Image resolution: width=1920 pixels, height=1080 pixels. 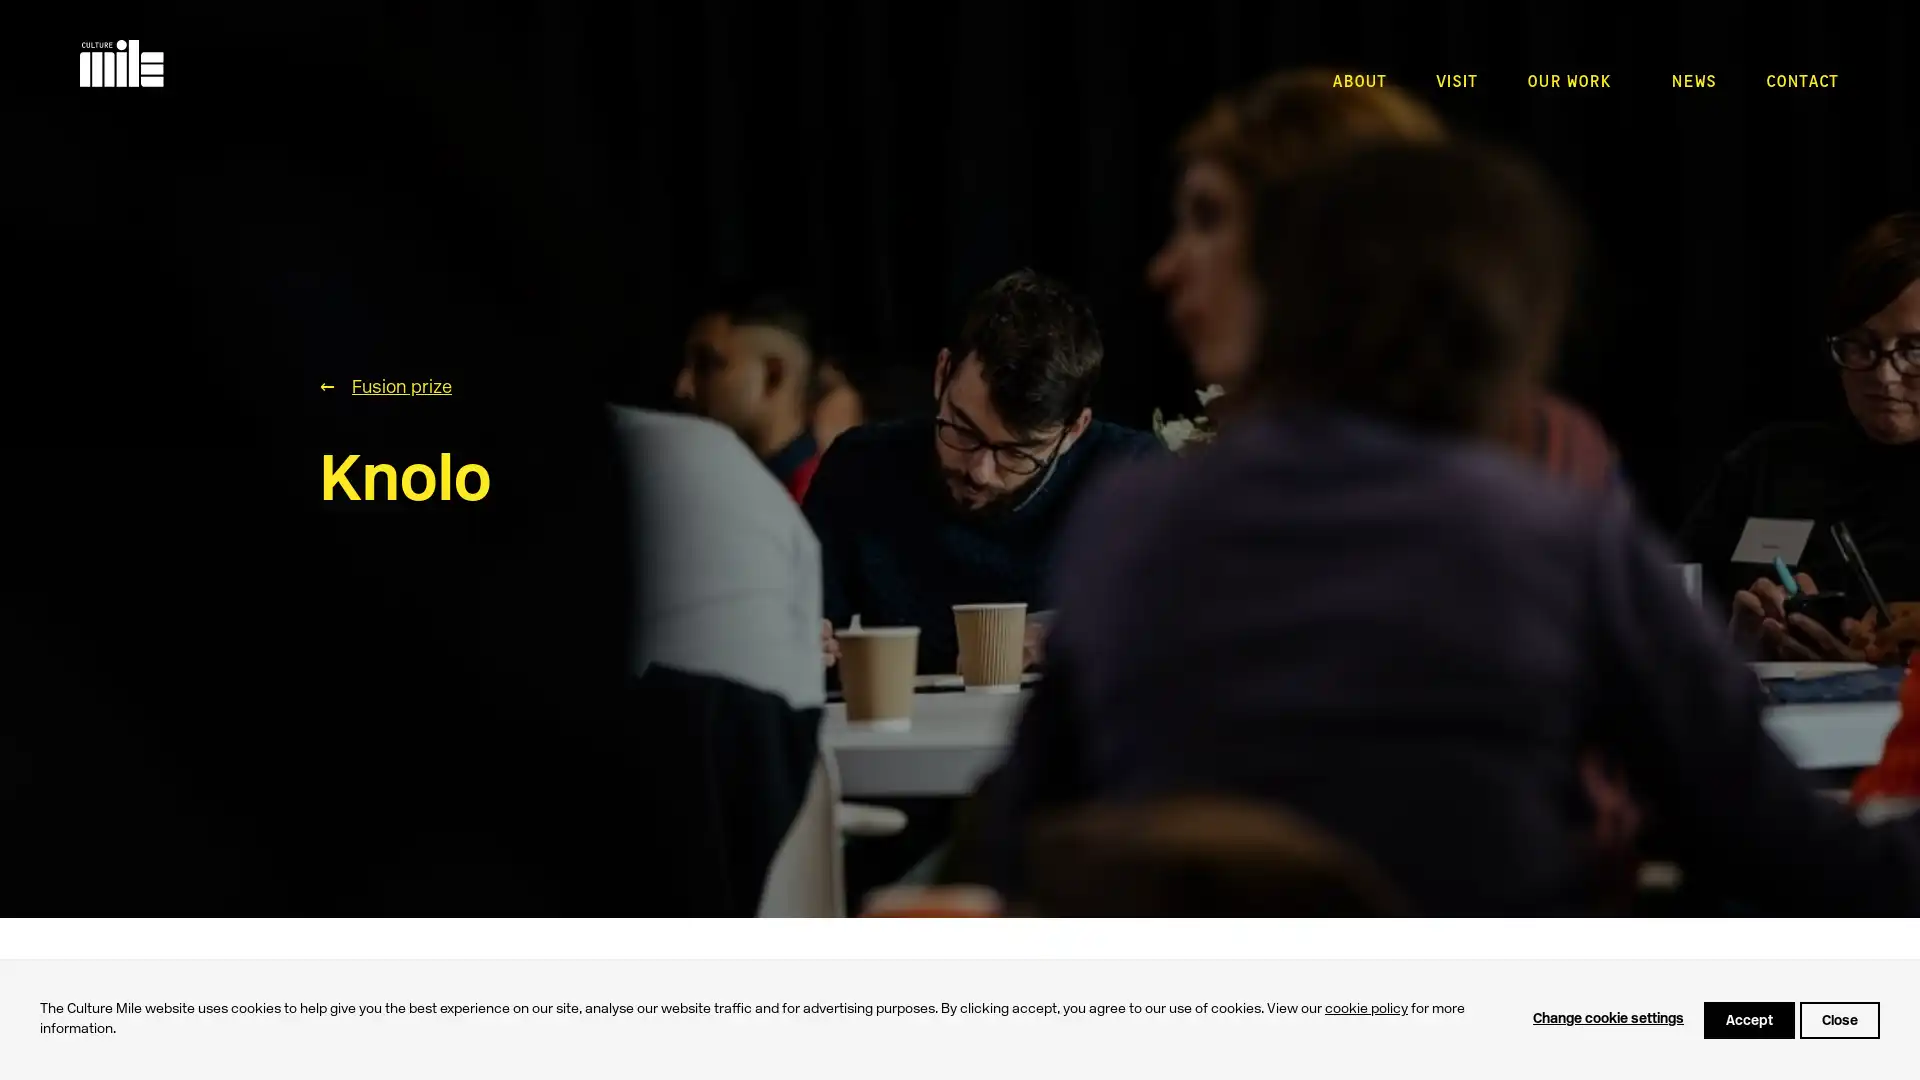 I want to click on Change cookie settings, so click(x=1608, y=1019).